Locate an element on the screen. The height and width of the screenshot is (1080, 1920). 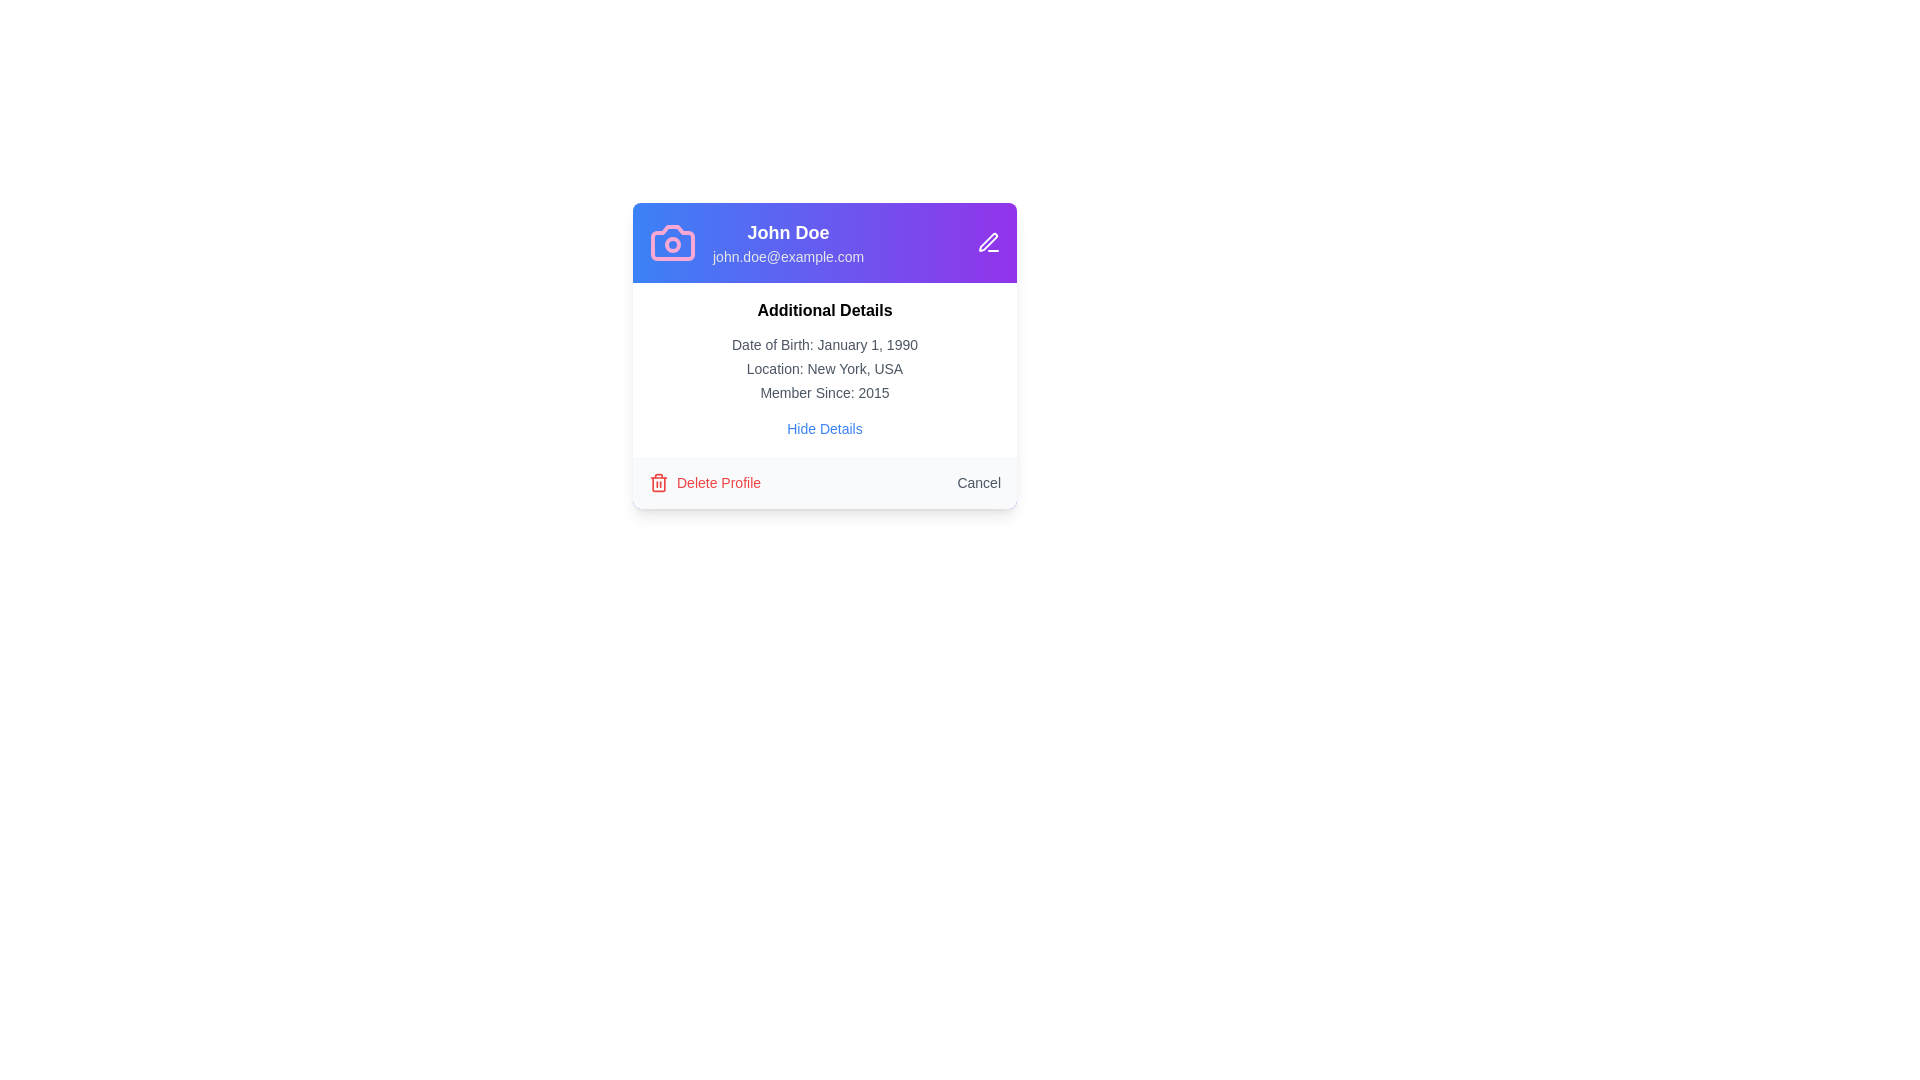
profile information displayed in the Profile Header section, which includes the name 'John Doe' and the email 'john.doe@example.com' is located at coordinates (825, 242).